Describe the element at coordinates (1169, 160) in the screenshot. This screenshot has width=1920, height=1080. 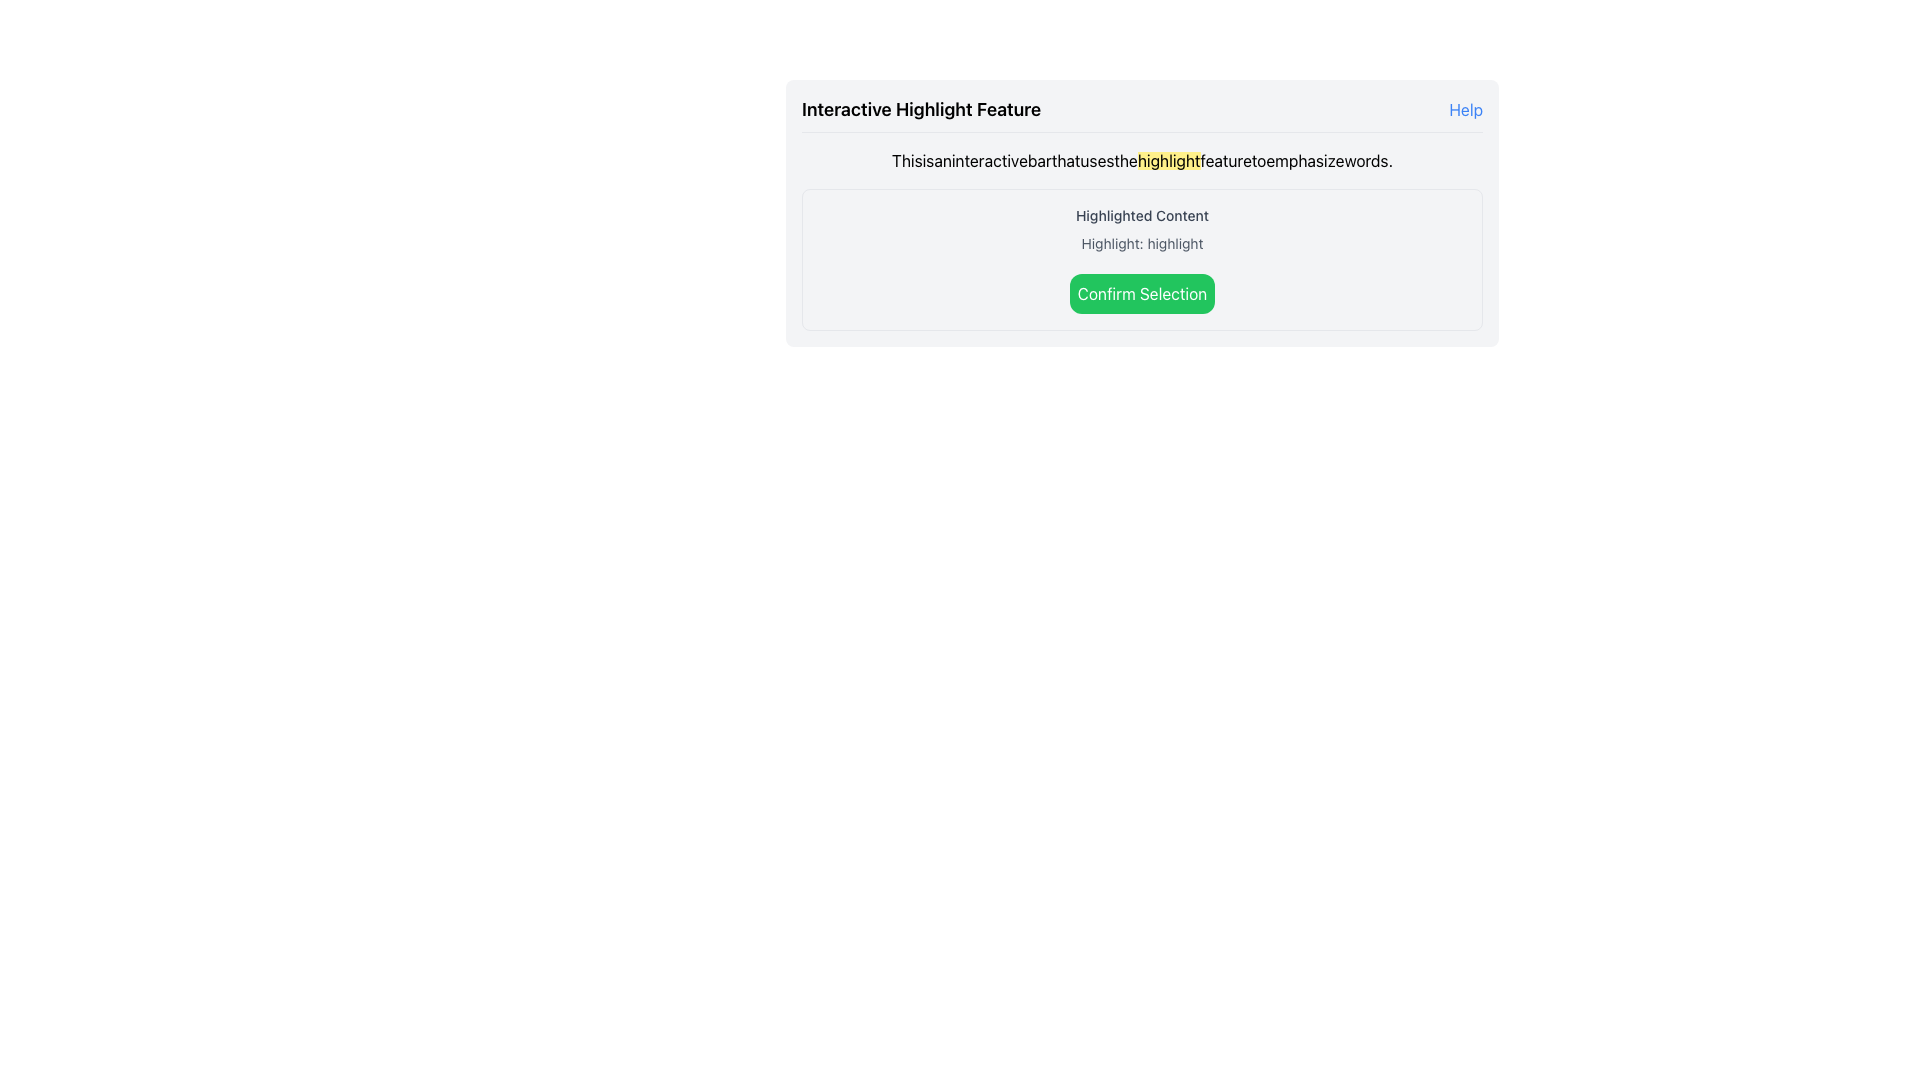
I see `the highlighted word 'highlight' in the sentence under 'Interactive Highlight Feature'` at that location.